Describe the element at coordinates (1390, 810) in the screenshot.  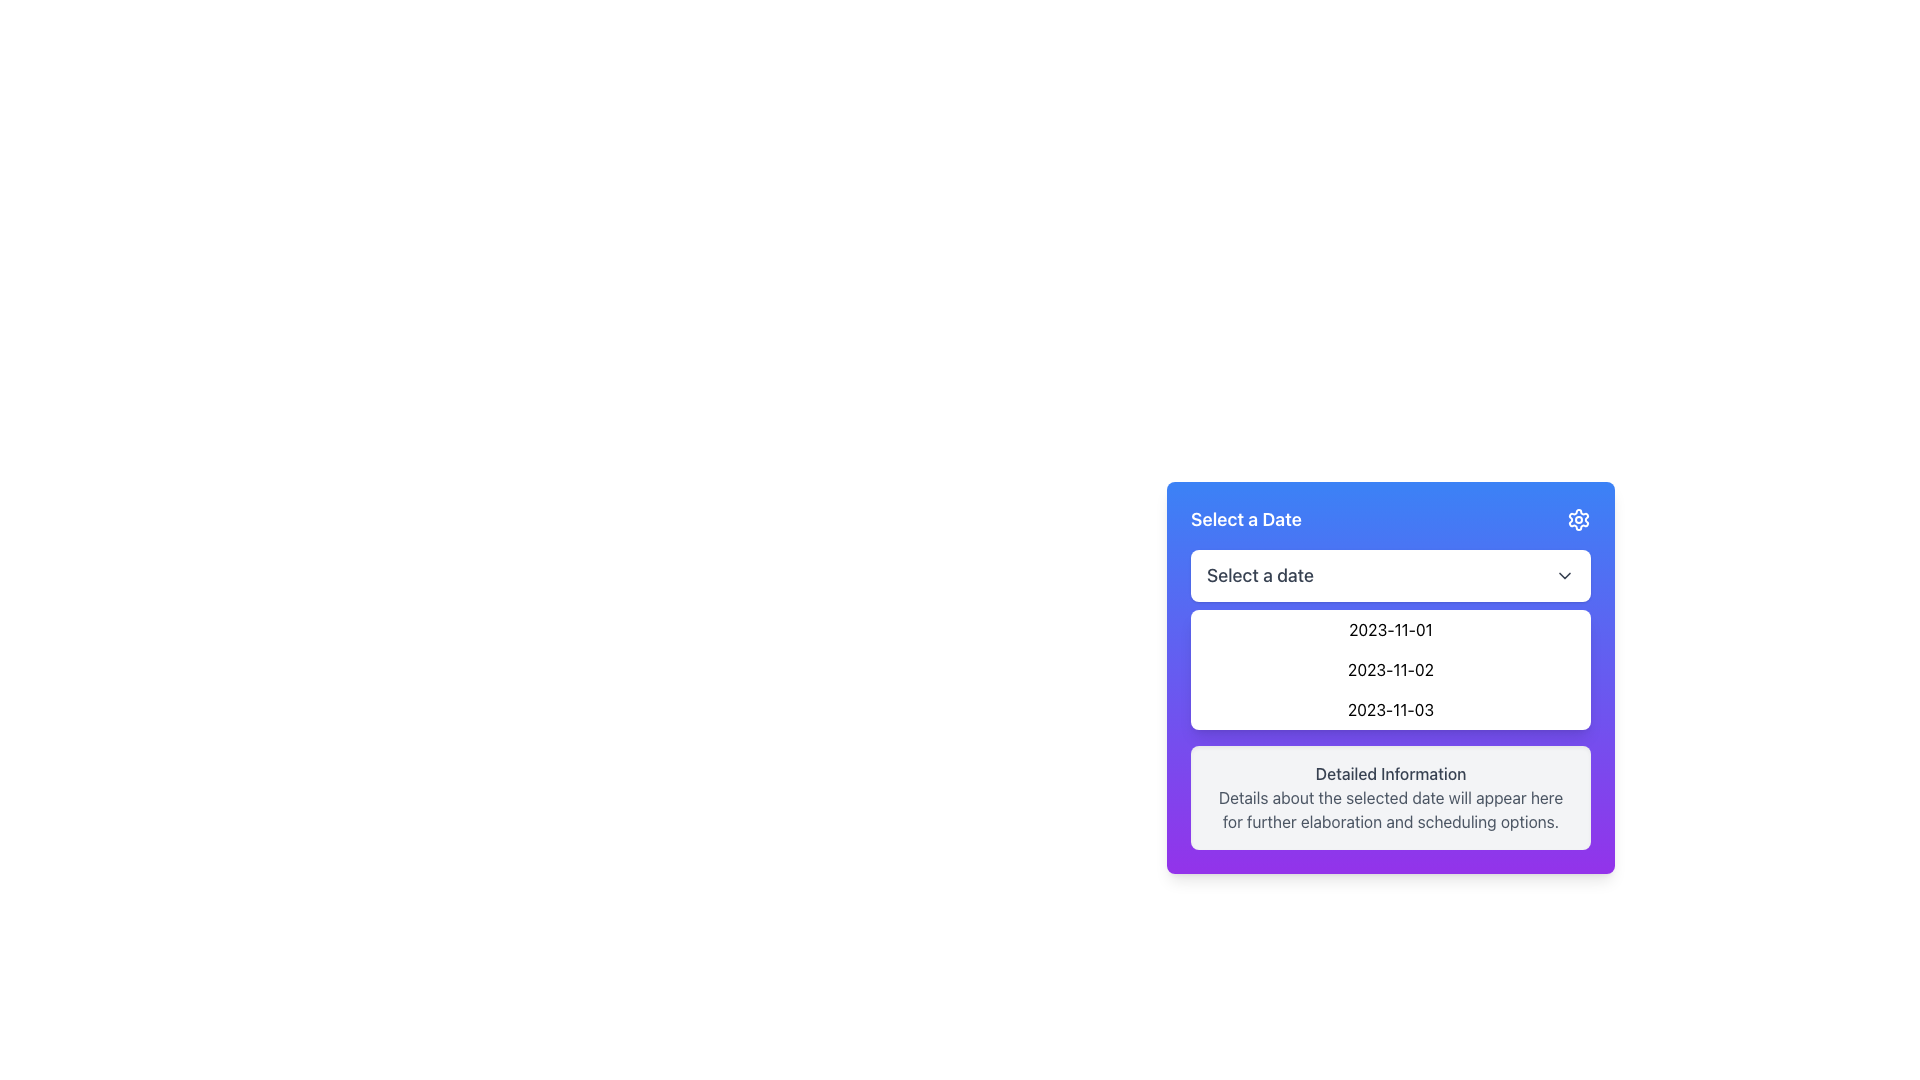
I see `the static text element that displays supportive information related to the selected date, located below the 'Detailed Information' header in a light gray rounded rectangle` at that location.